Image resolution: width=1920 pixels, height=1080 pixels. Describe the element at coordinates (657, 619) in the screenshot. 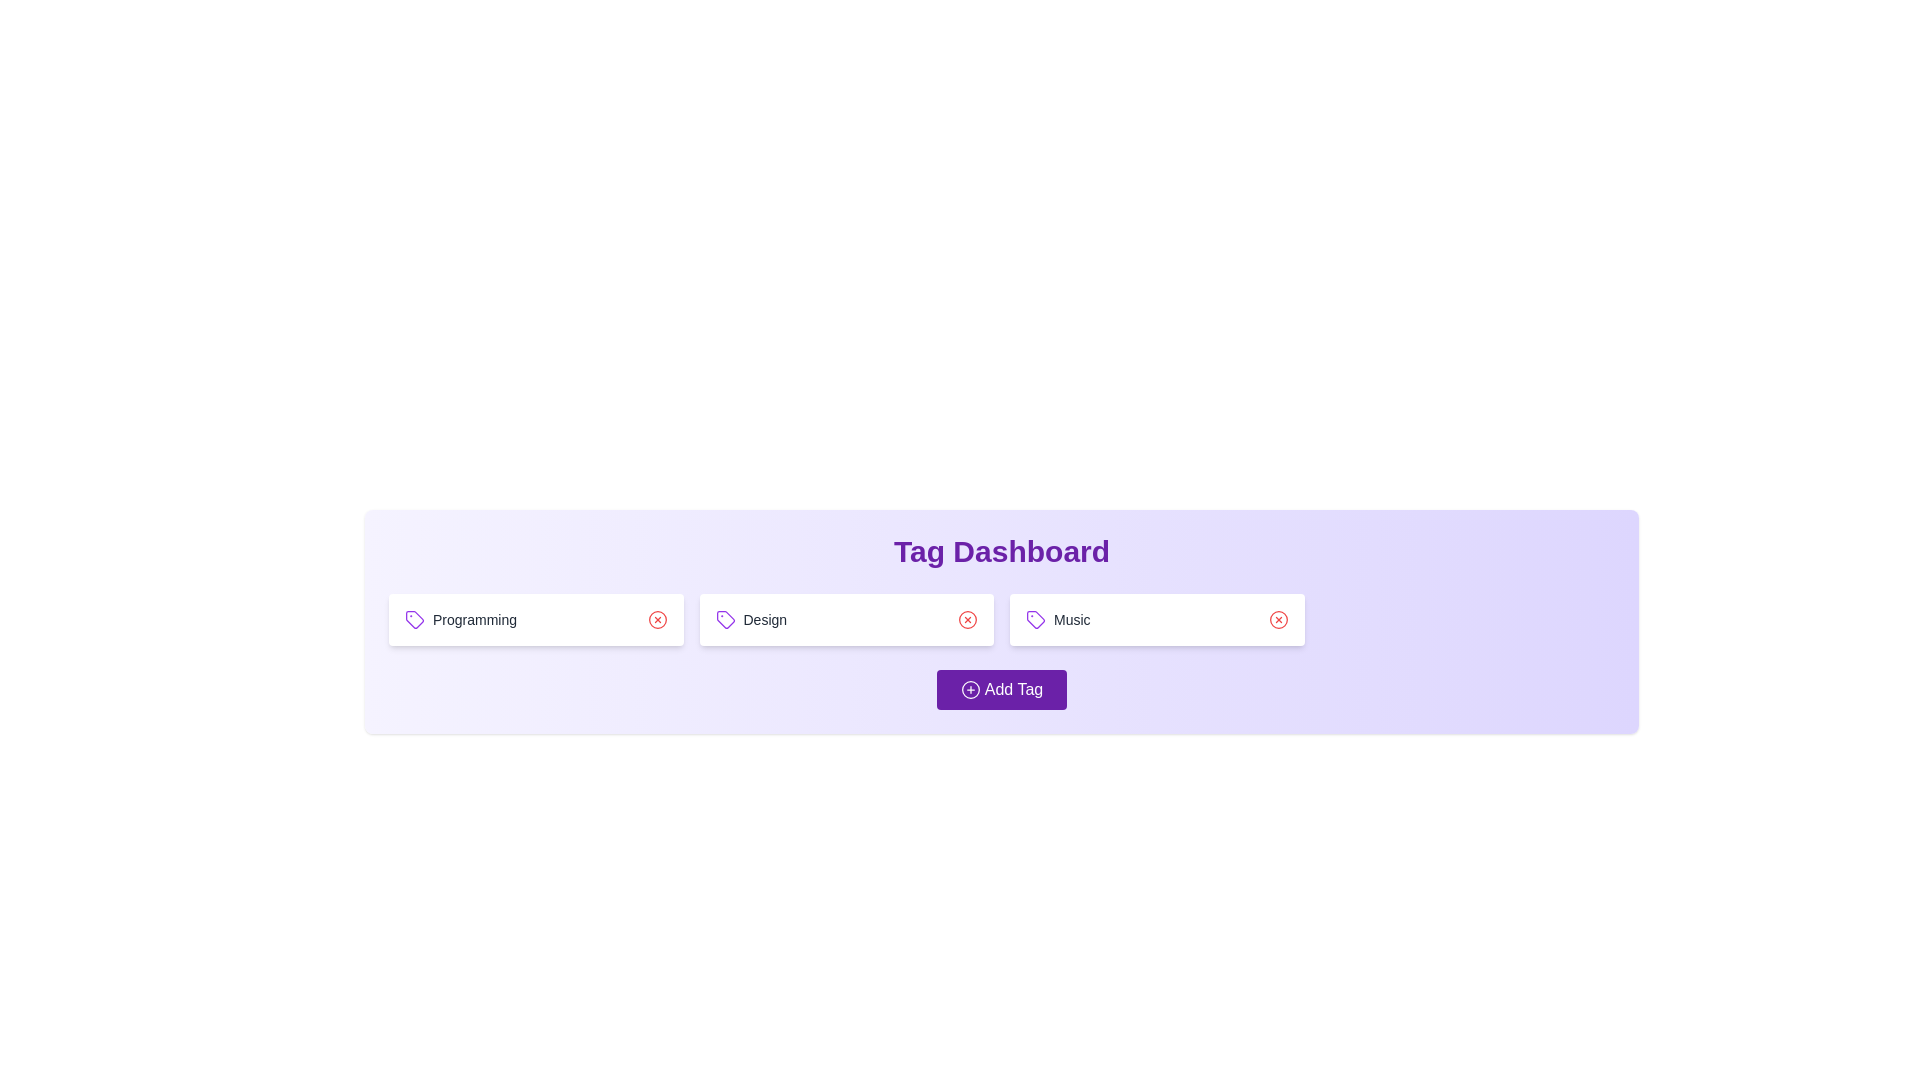

I see `the red circular button with a cross symbol inside, located to the right of the 'Programming' text in the first card labeled 'Programming'` at that location.